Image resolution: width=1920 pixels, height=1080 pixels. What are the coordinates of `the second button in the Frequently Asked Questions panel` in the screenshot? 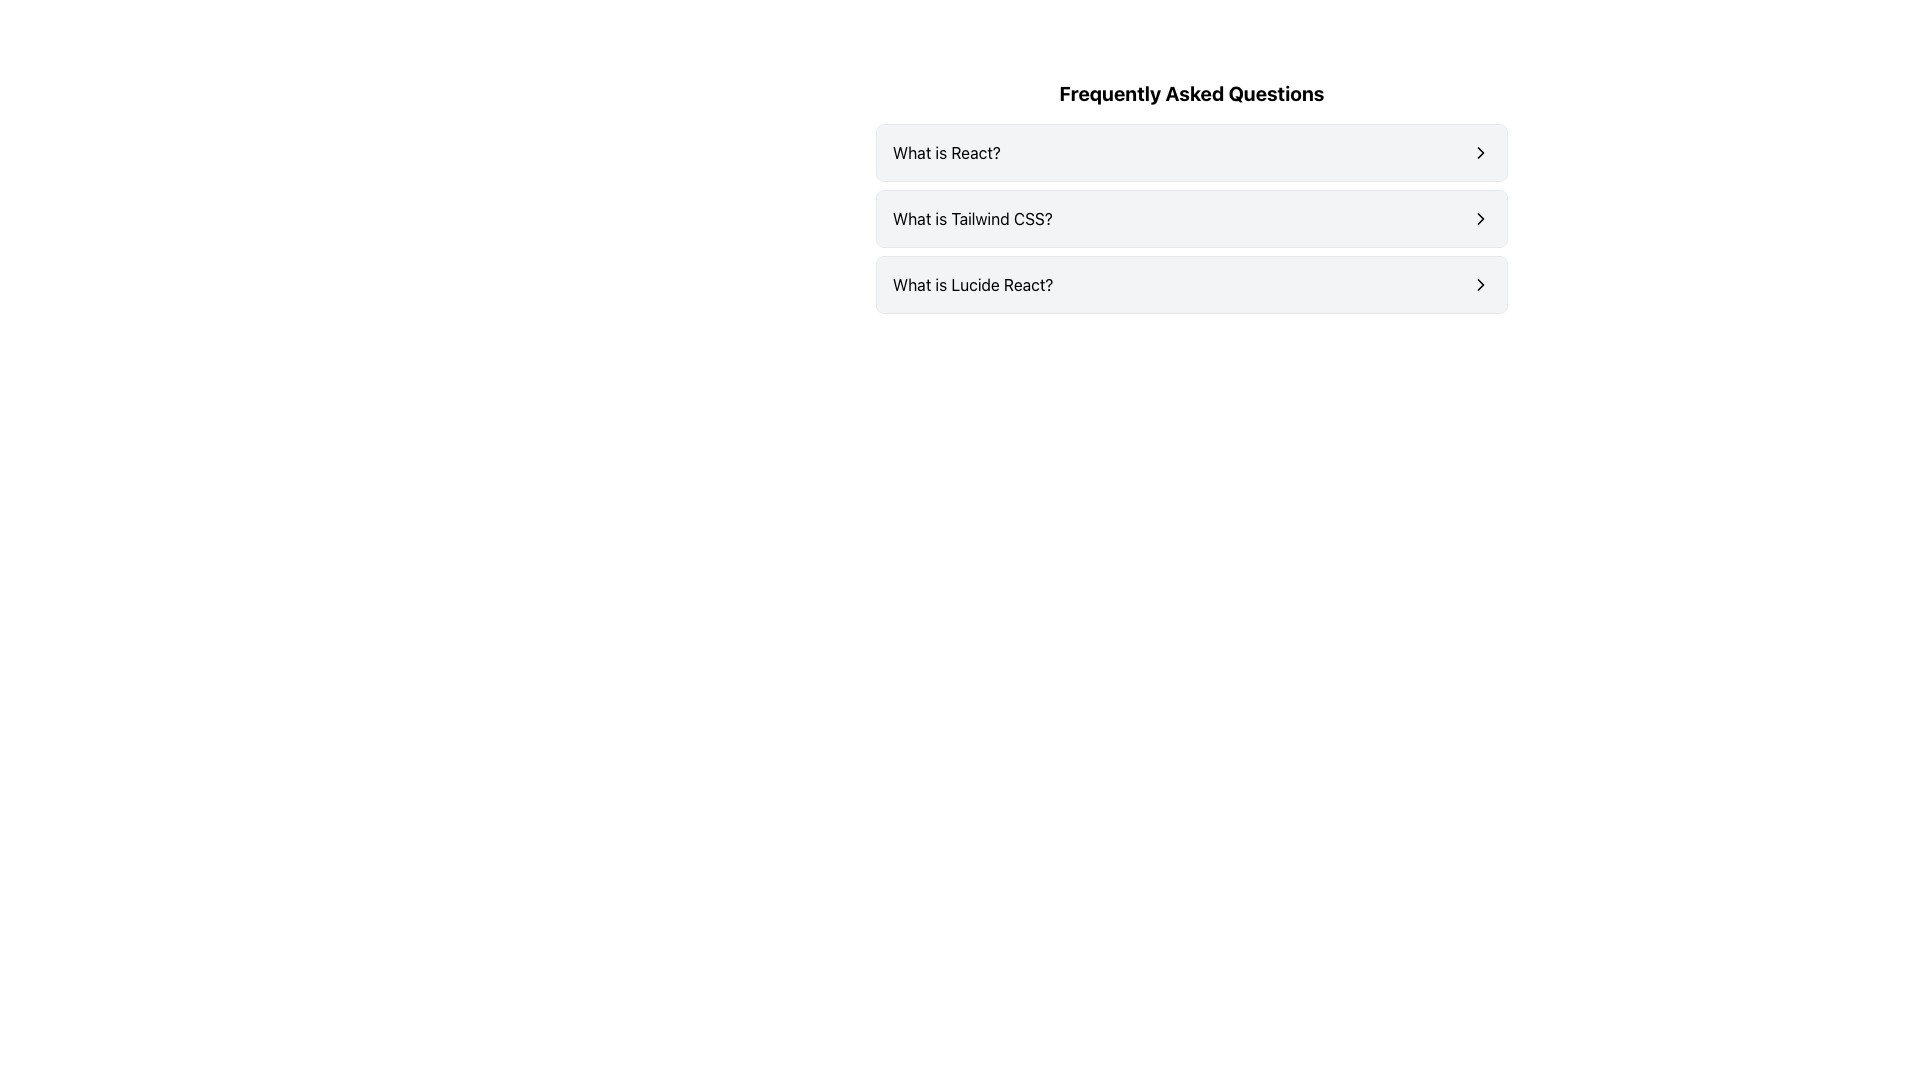 It's located at (1191, 219).